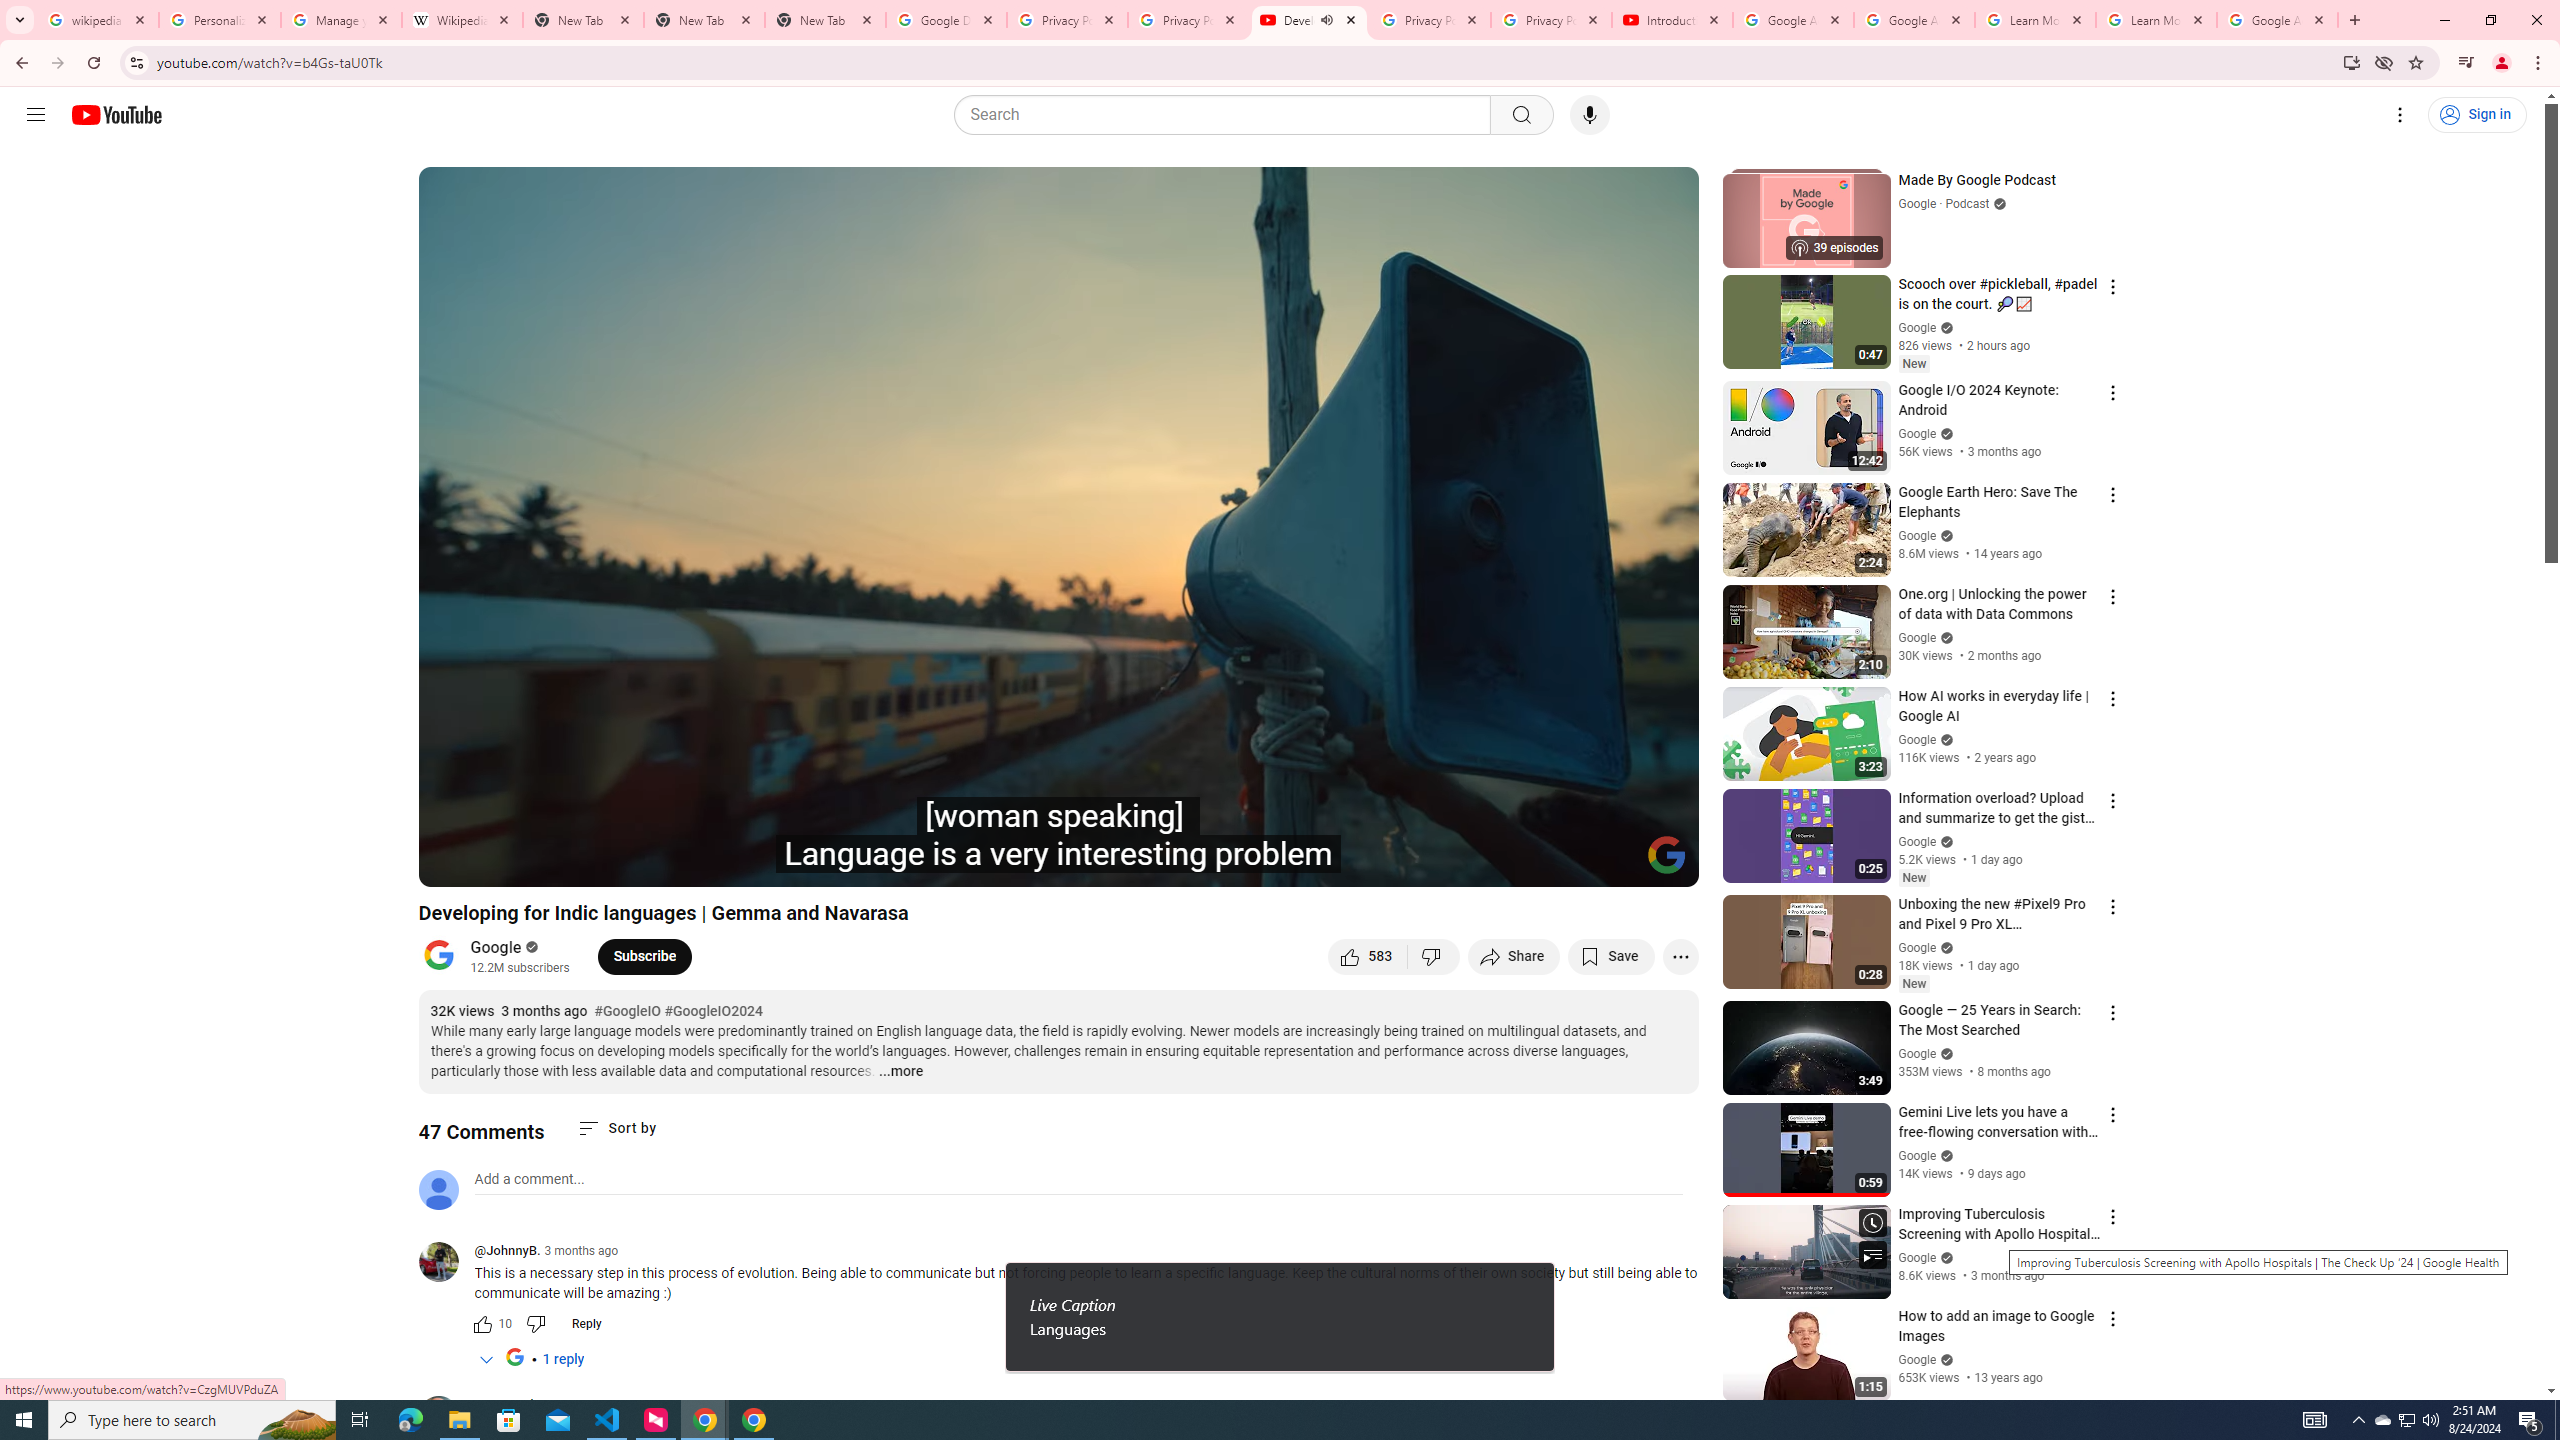 This screenshot has width=2560, height=1440. I want to click on '@JohnnyB.', so click(505, 1251).